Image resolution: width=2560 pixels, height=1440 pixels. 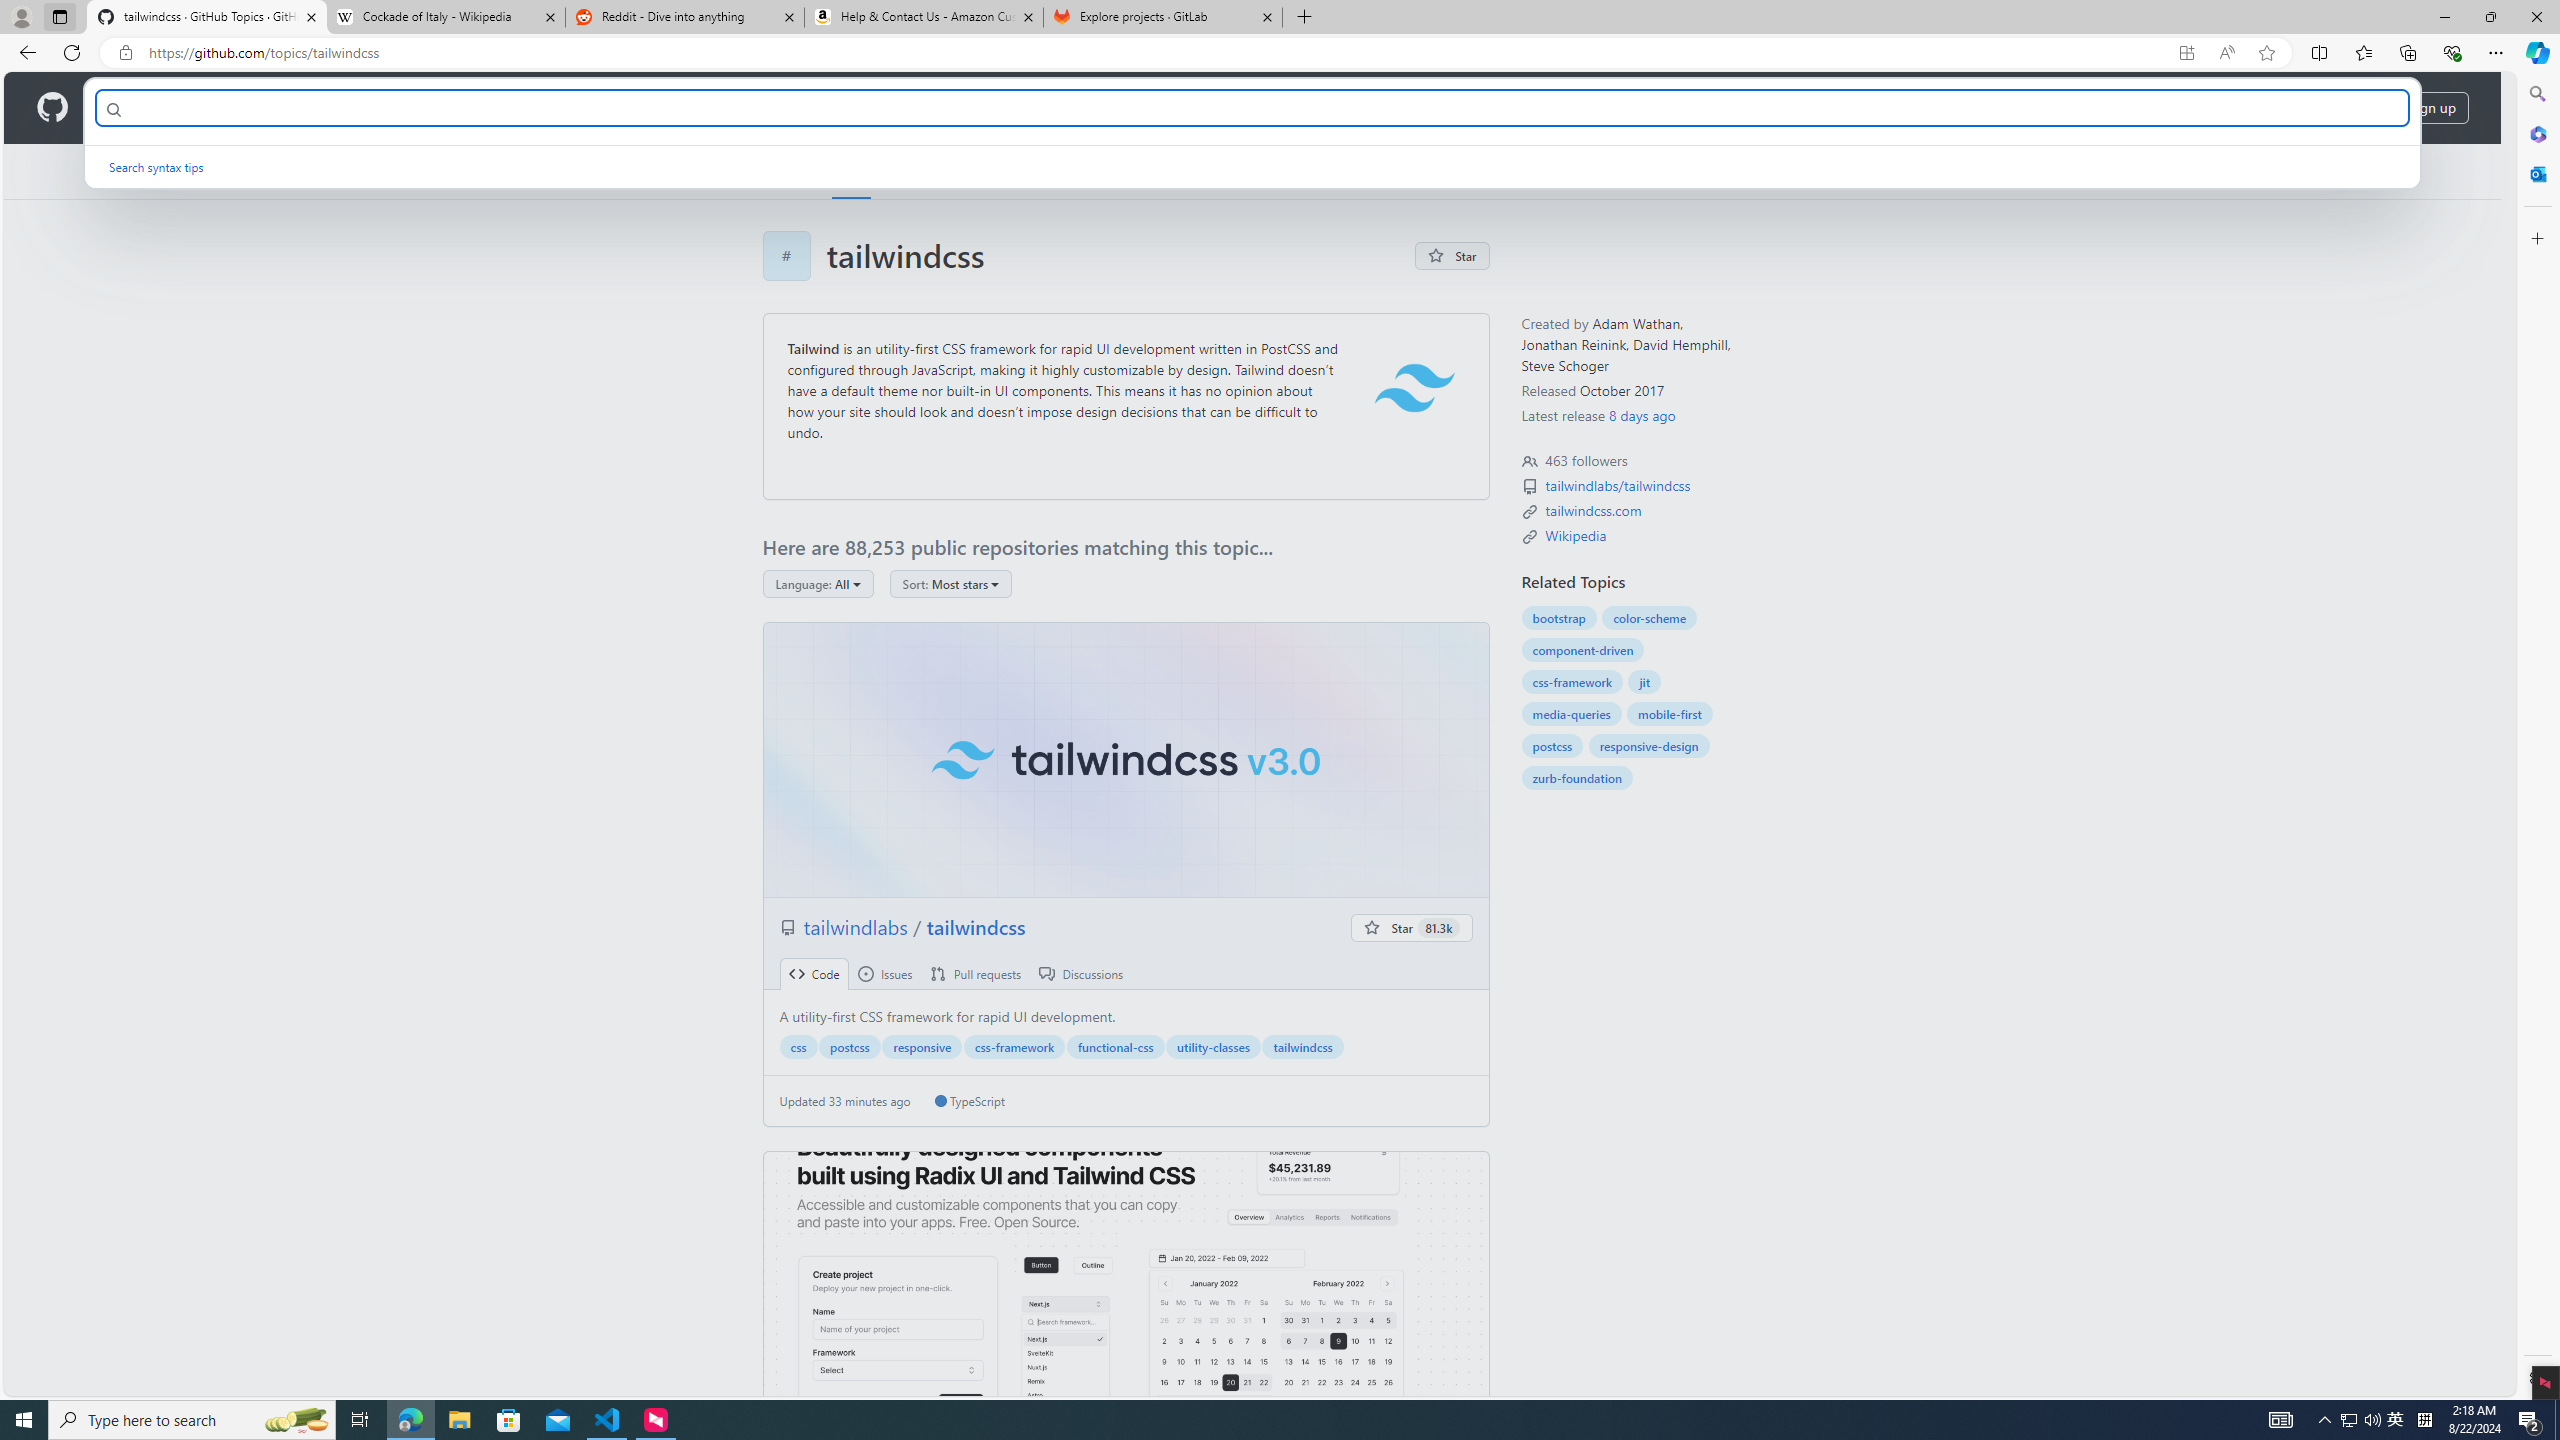 What do you see at coordinates (562, 107) in the screenshot?
I see `'Enterprise'` at bounding box center [562, 107].